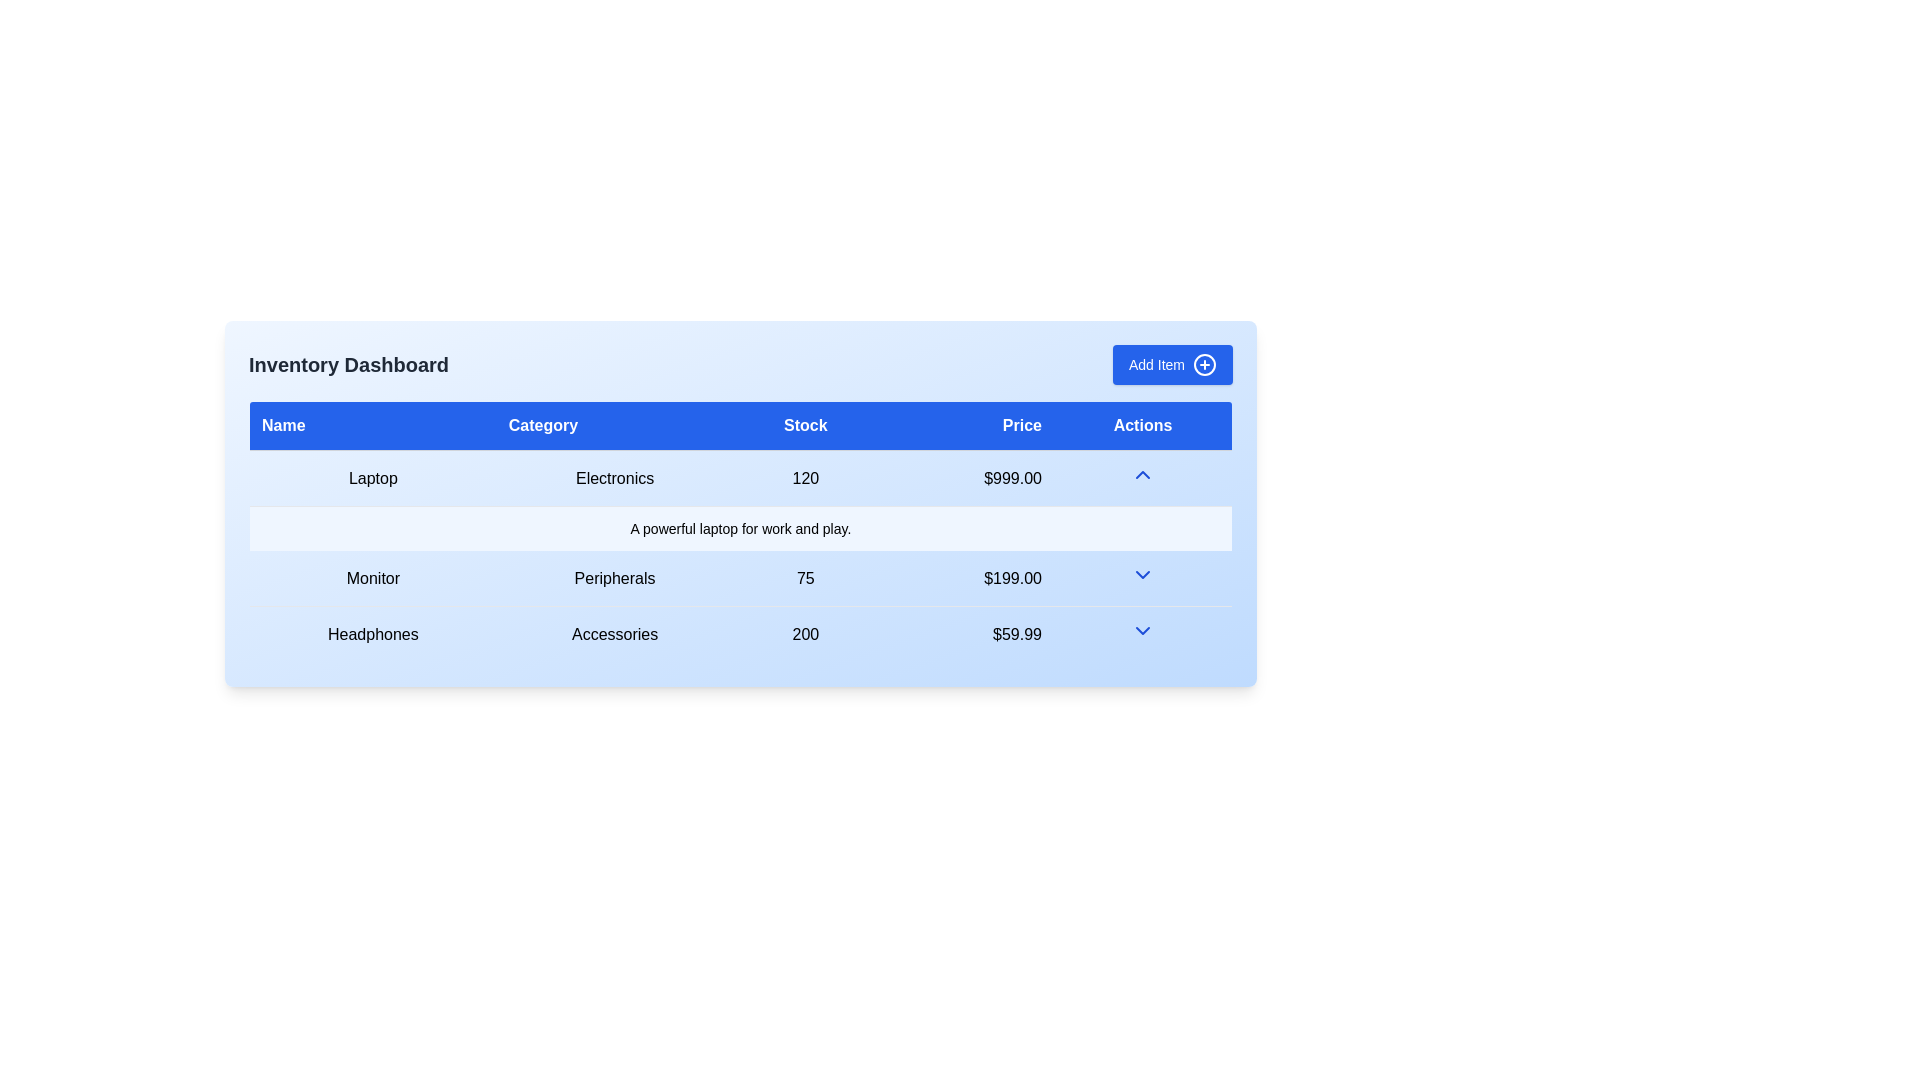 Image resolution: width=1920 pixels, height=1080 pixels. I want to click on the interactive control button in the inventory table for the 'Laptop' item, so click(1143, 478).